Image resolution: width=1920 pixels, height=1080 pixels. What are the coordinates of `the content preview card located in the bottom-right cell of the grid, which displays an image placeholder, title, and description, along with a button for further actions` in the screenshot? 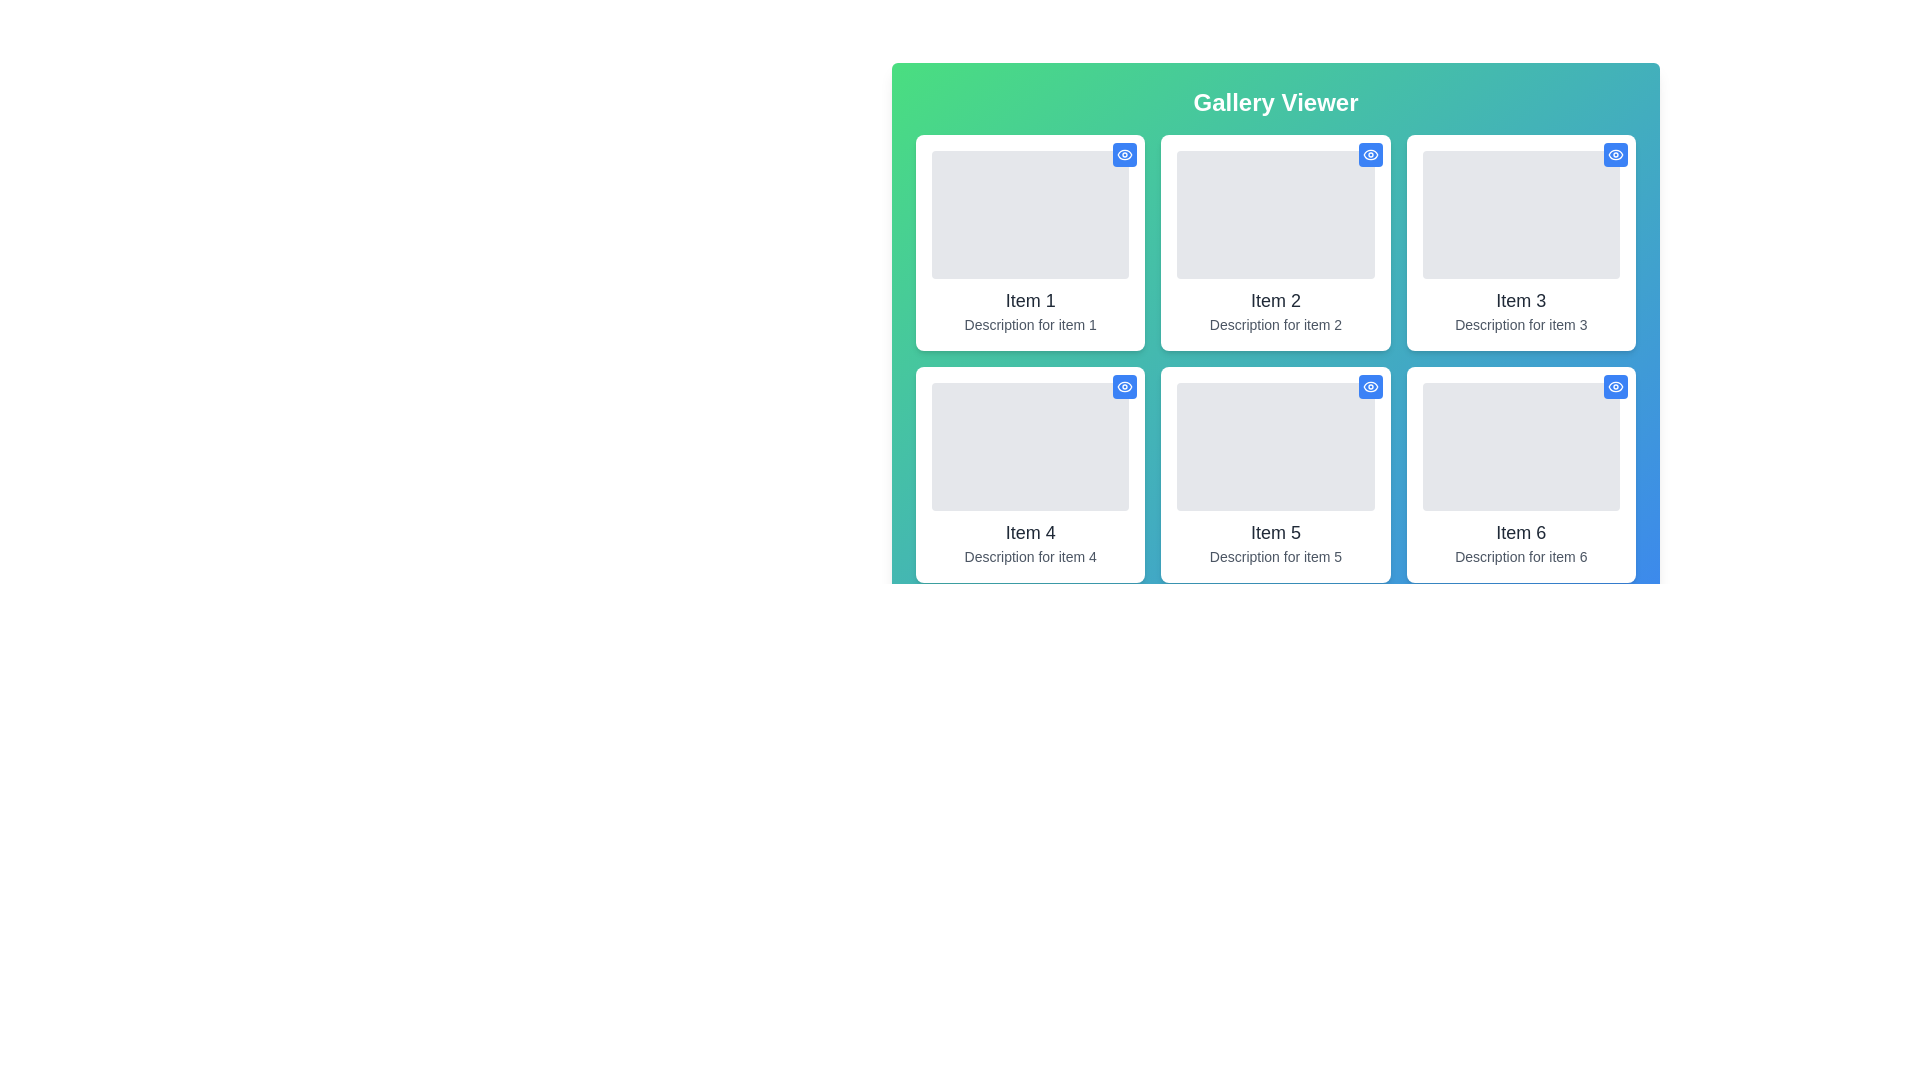 It's located at (1520, 474).